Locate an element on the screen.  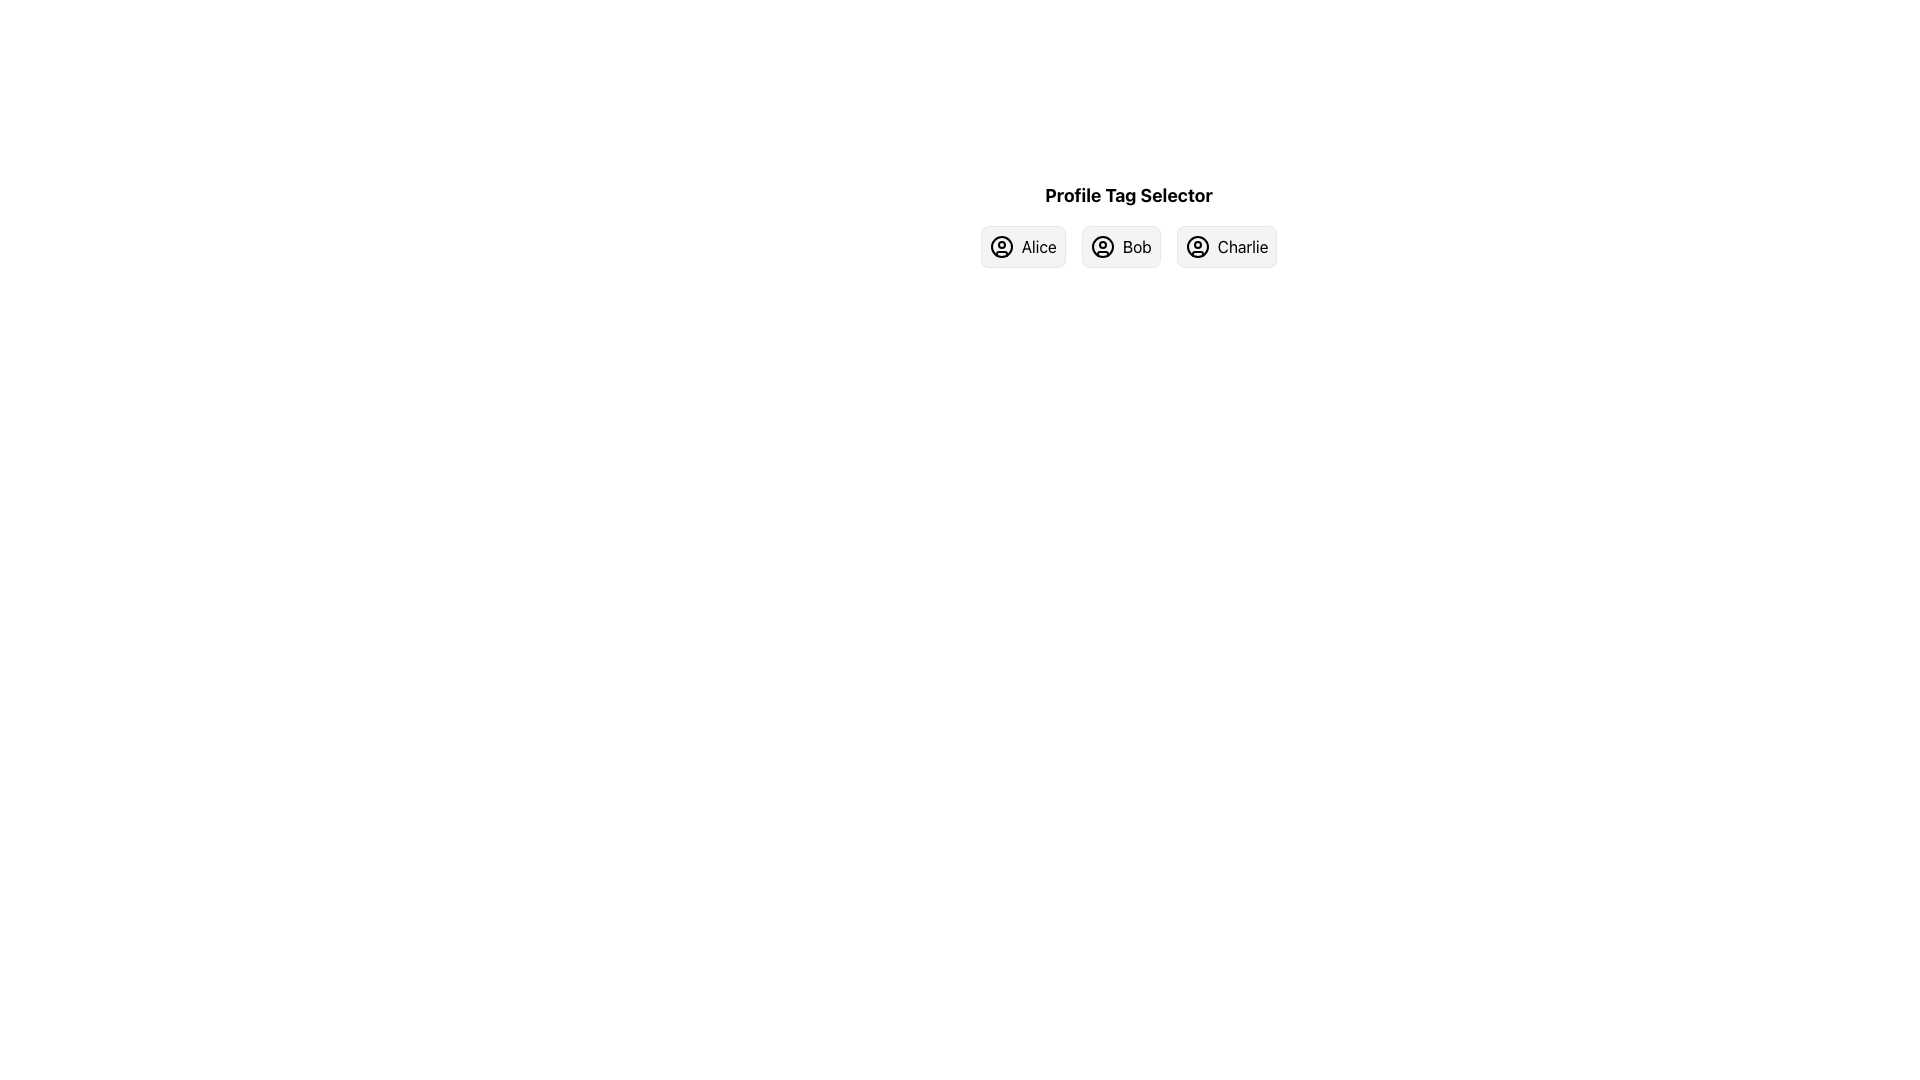
heading labeled 'Profile Tag Selector', which is displayed in bold and larger font at the top-center of the profile tag selection area is located at coordinates (1128, 196).